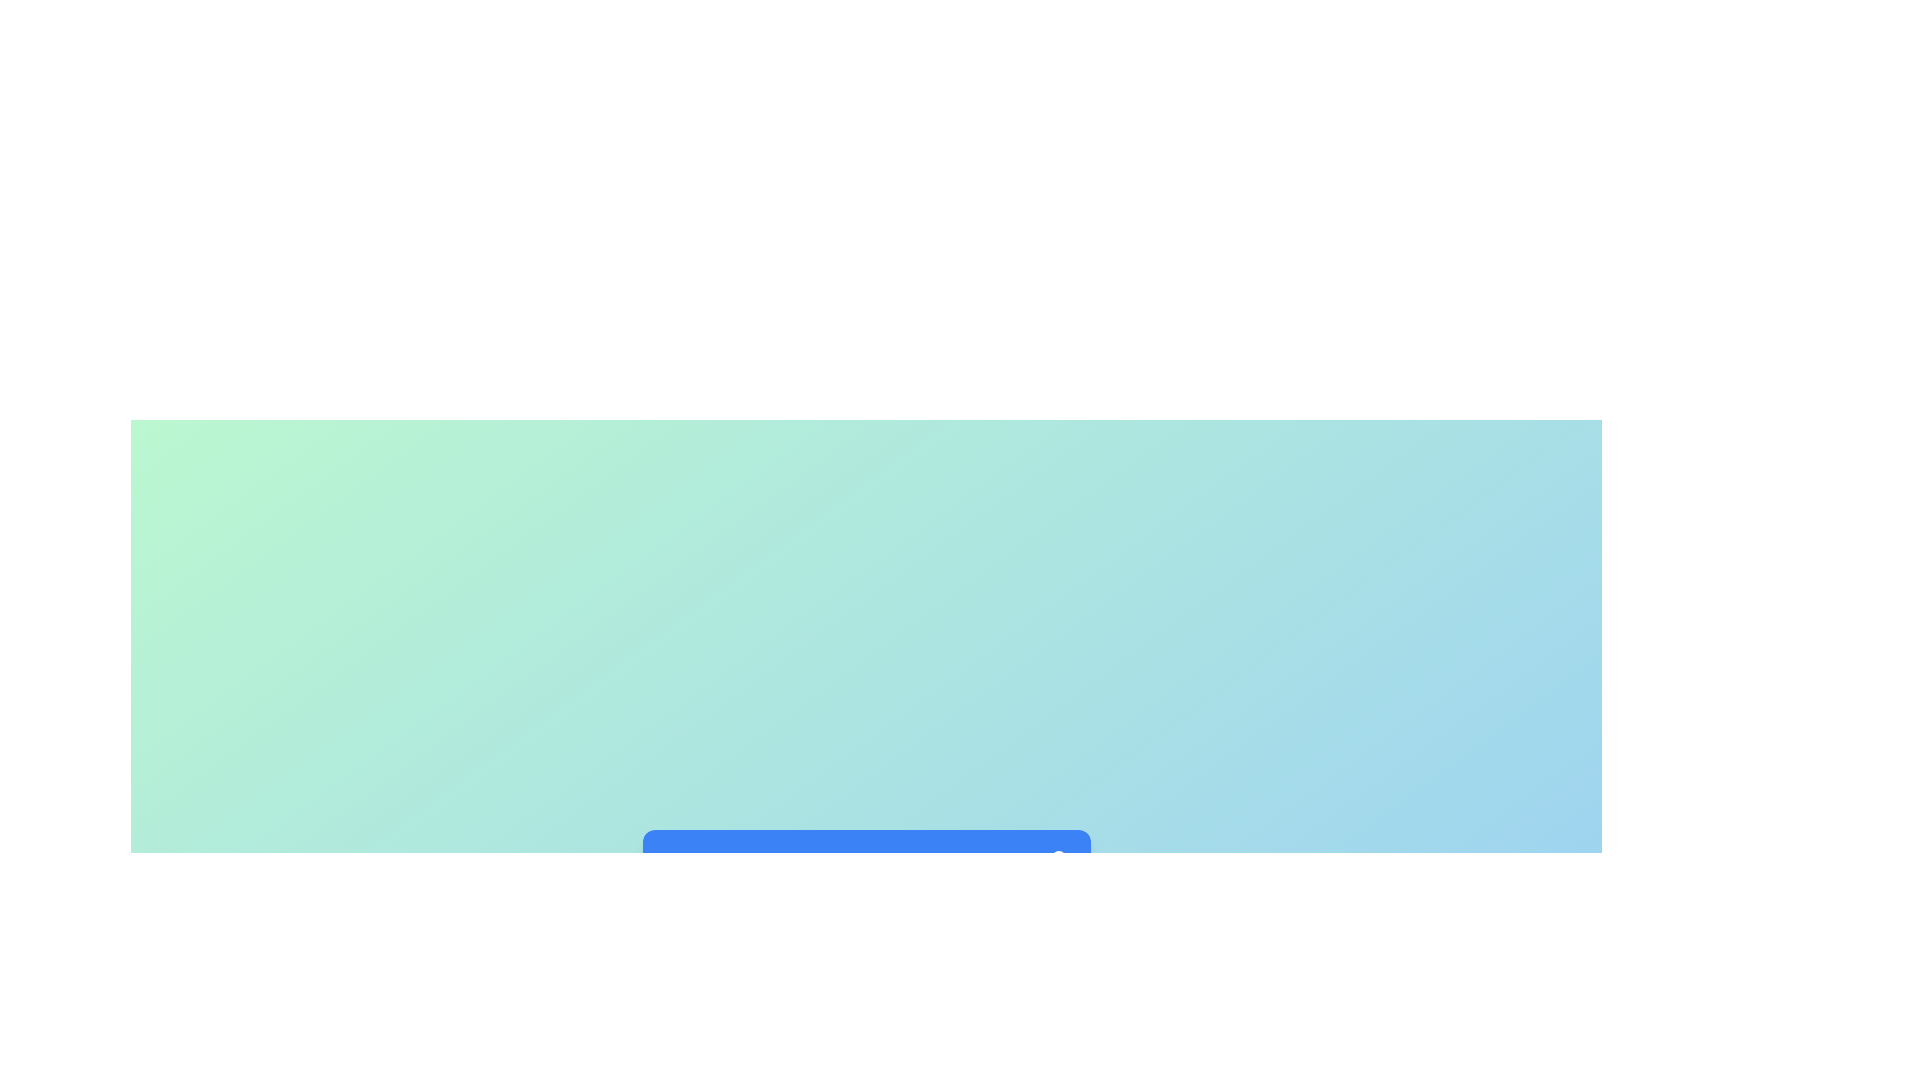  Describe the element at coordinates (866, 932) in the screenshot. I see `the status icon of the Notification item indicating that a system update has successfully completed, which is the first item in a vertical list of notifications` at that location.